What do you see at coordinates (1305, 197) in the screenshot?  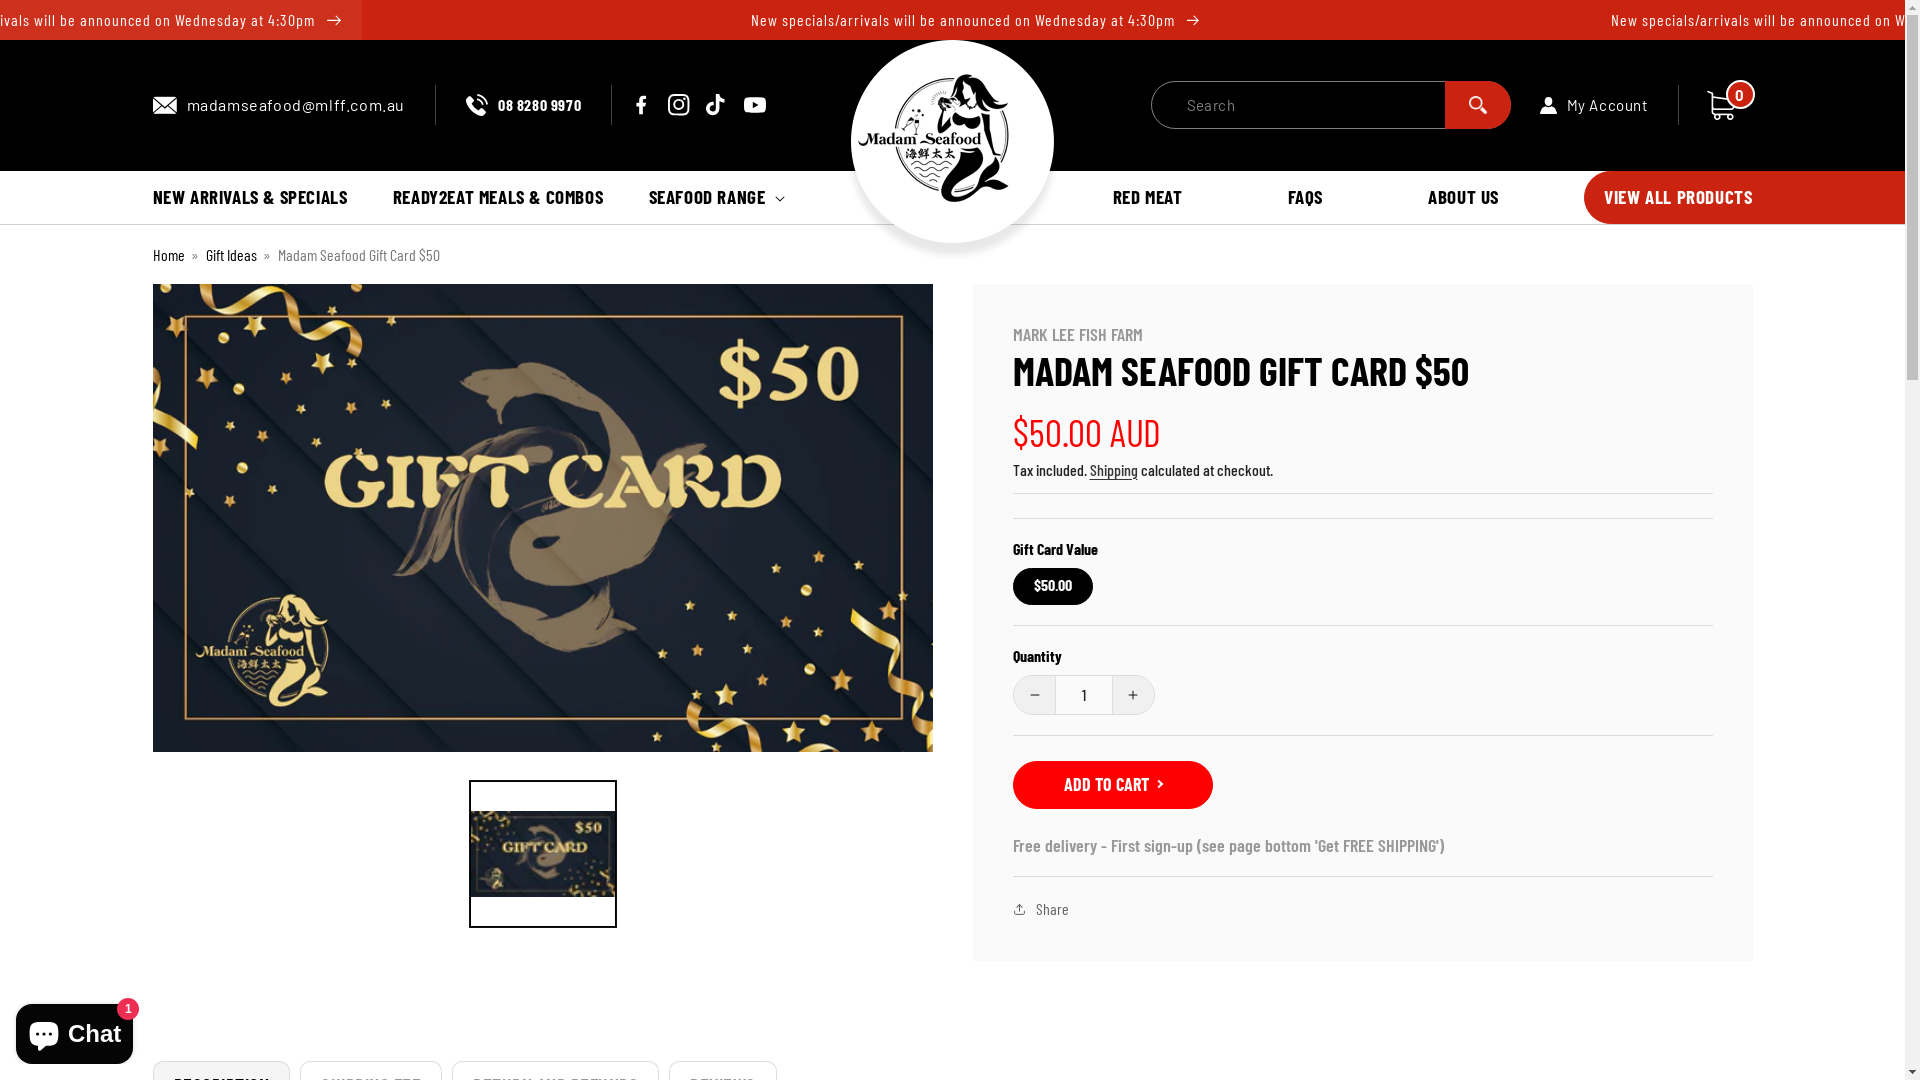 I see `'FAQS'` at bounding box center [1305, 197].